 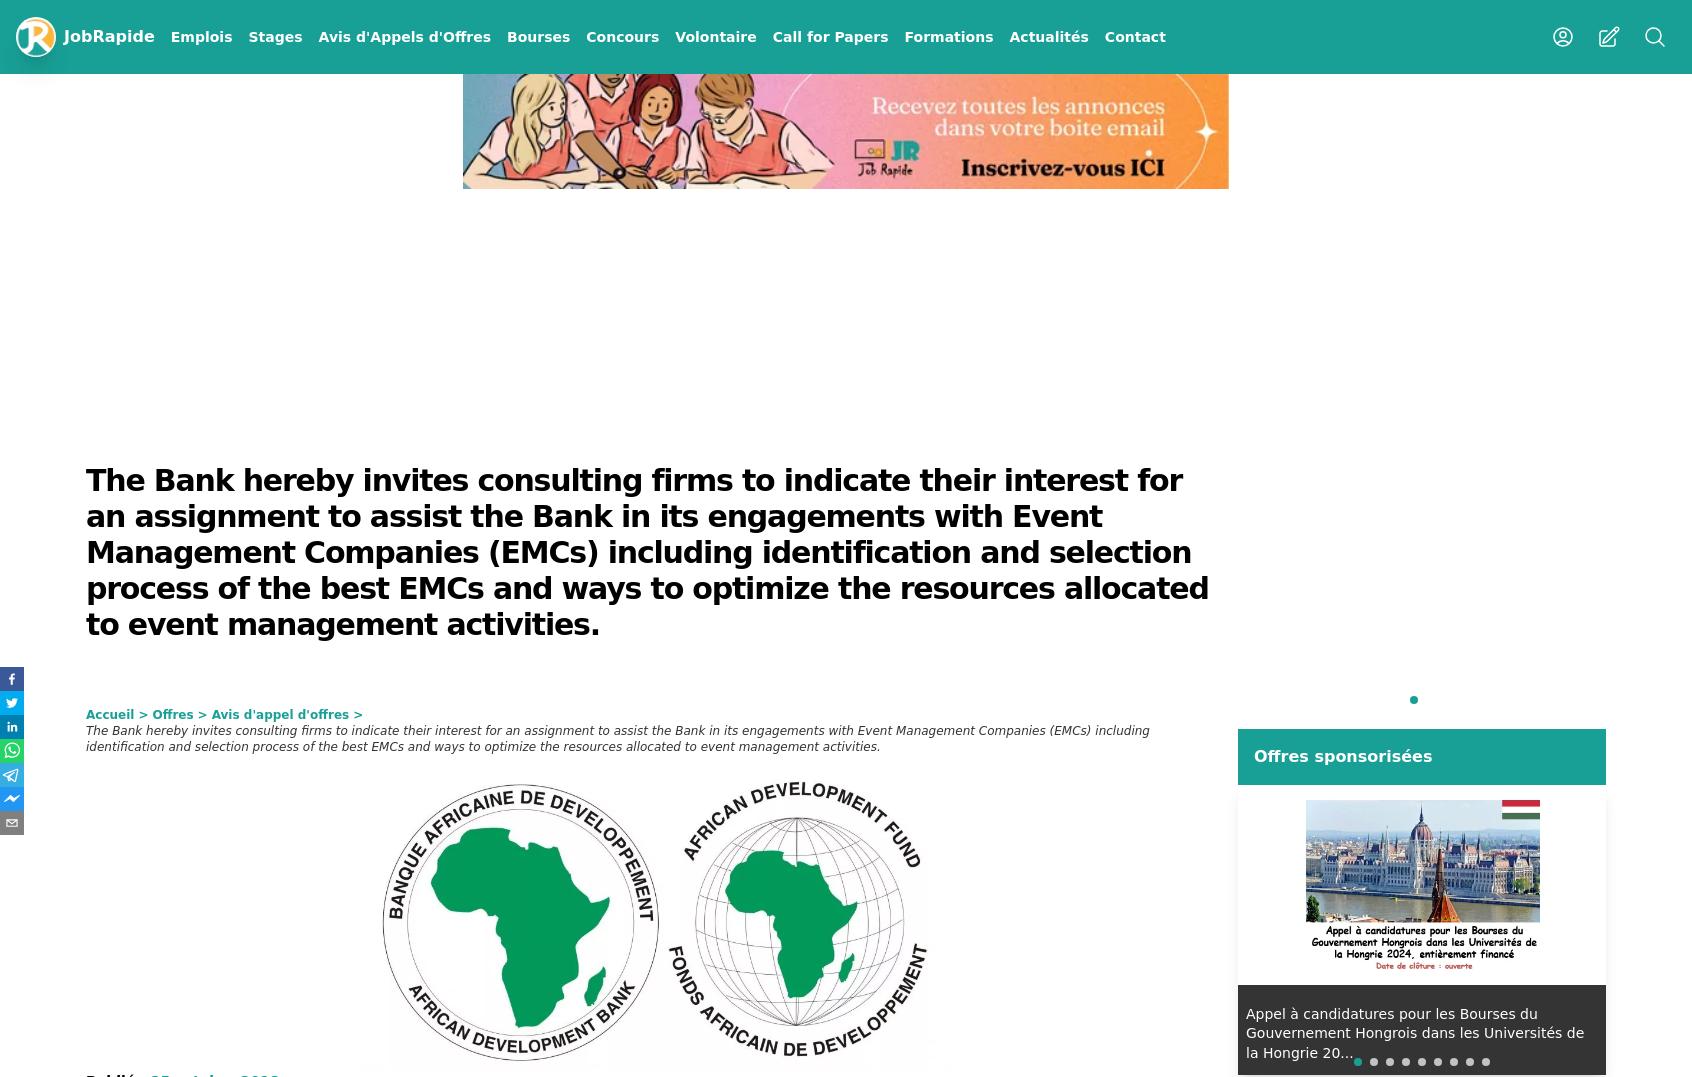 What do you see at coordinates (209, 715) in the screenshot?
I see `'Avis d'appel d'offres'` at bounding box center [209, 715].